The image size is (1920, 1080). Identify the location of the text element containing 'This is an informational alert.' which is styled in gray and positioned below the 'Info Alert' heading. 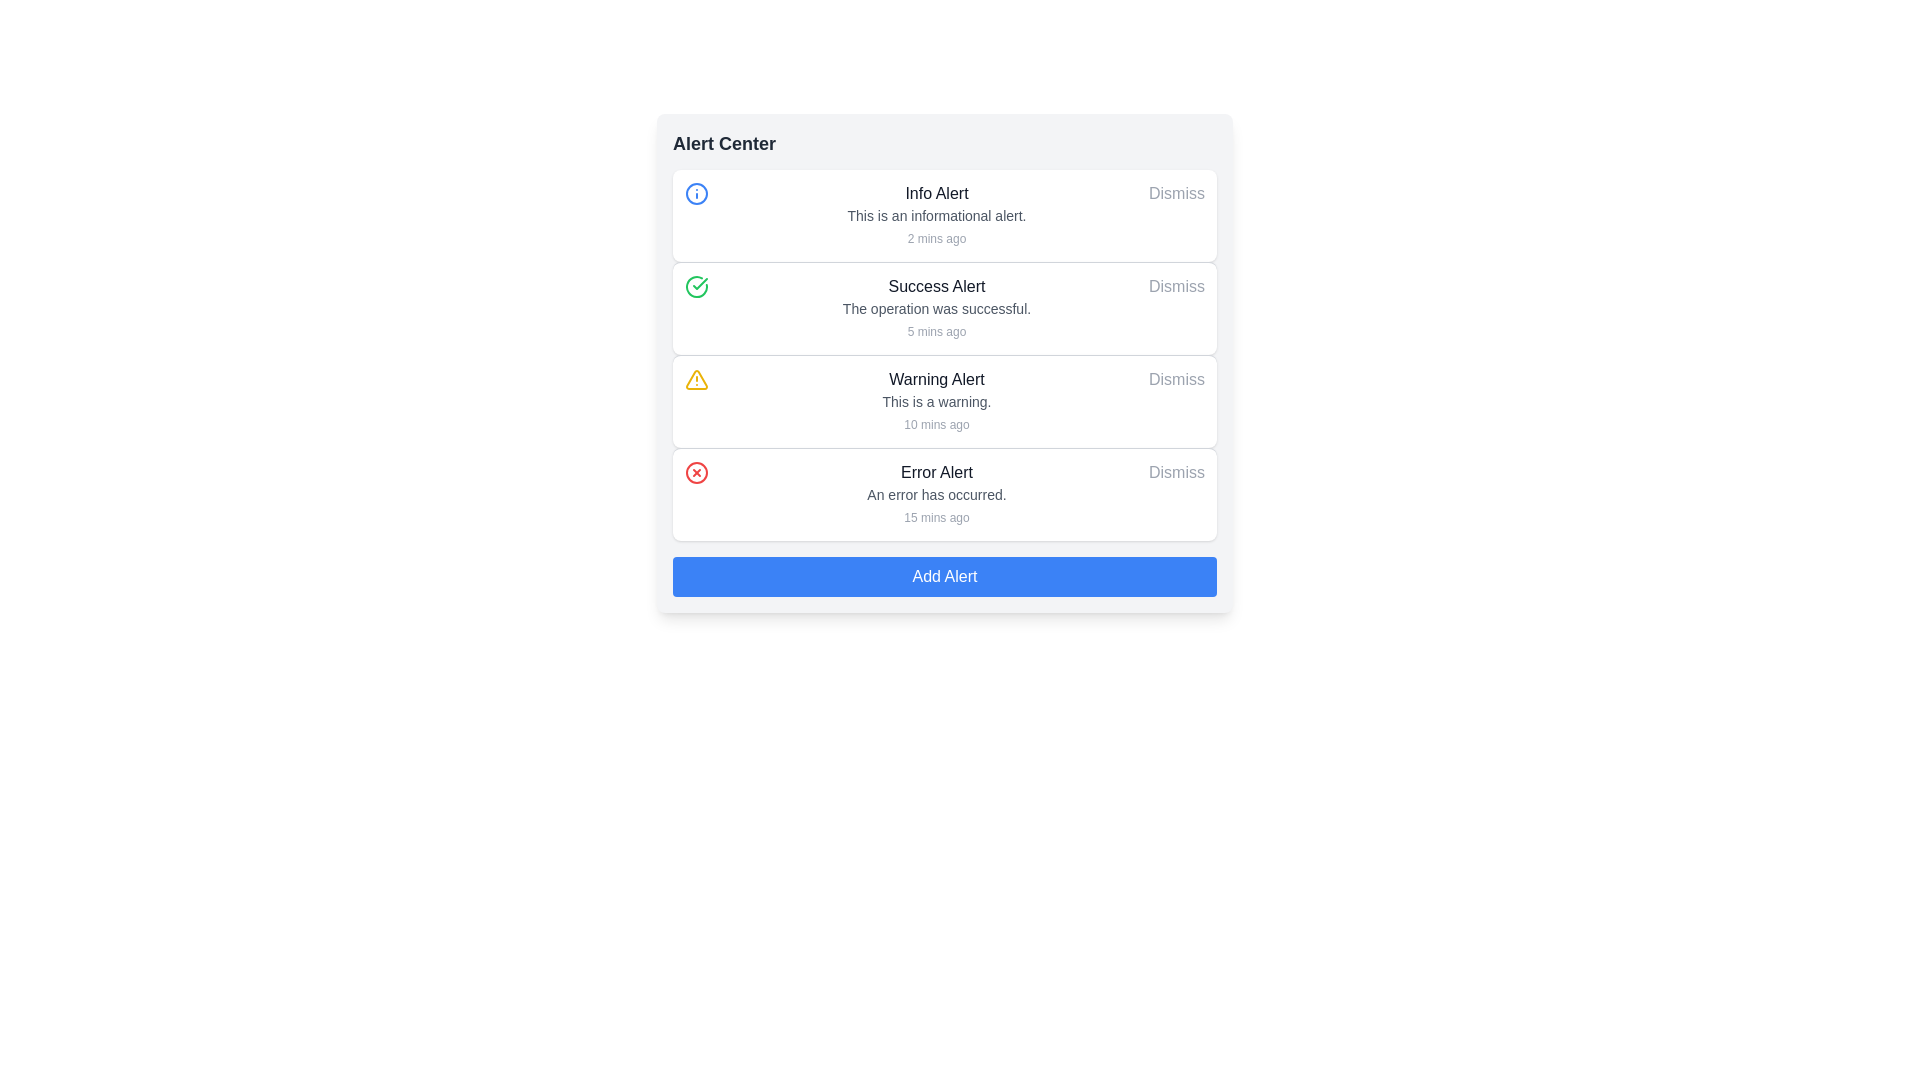
(935, 216).